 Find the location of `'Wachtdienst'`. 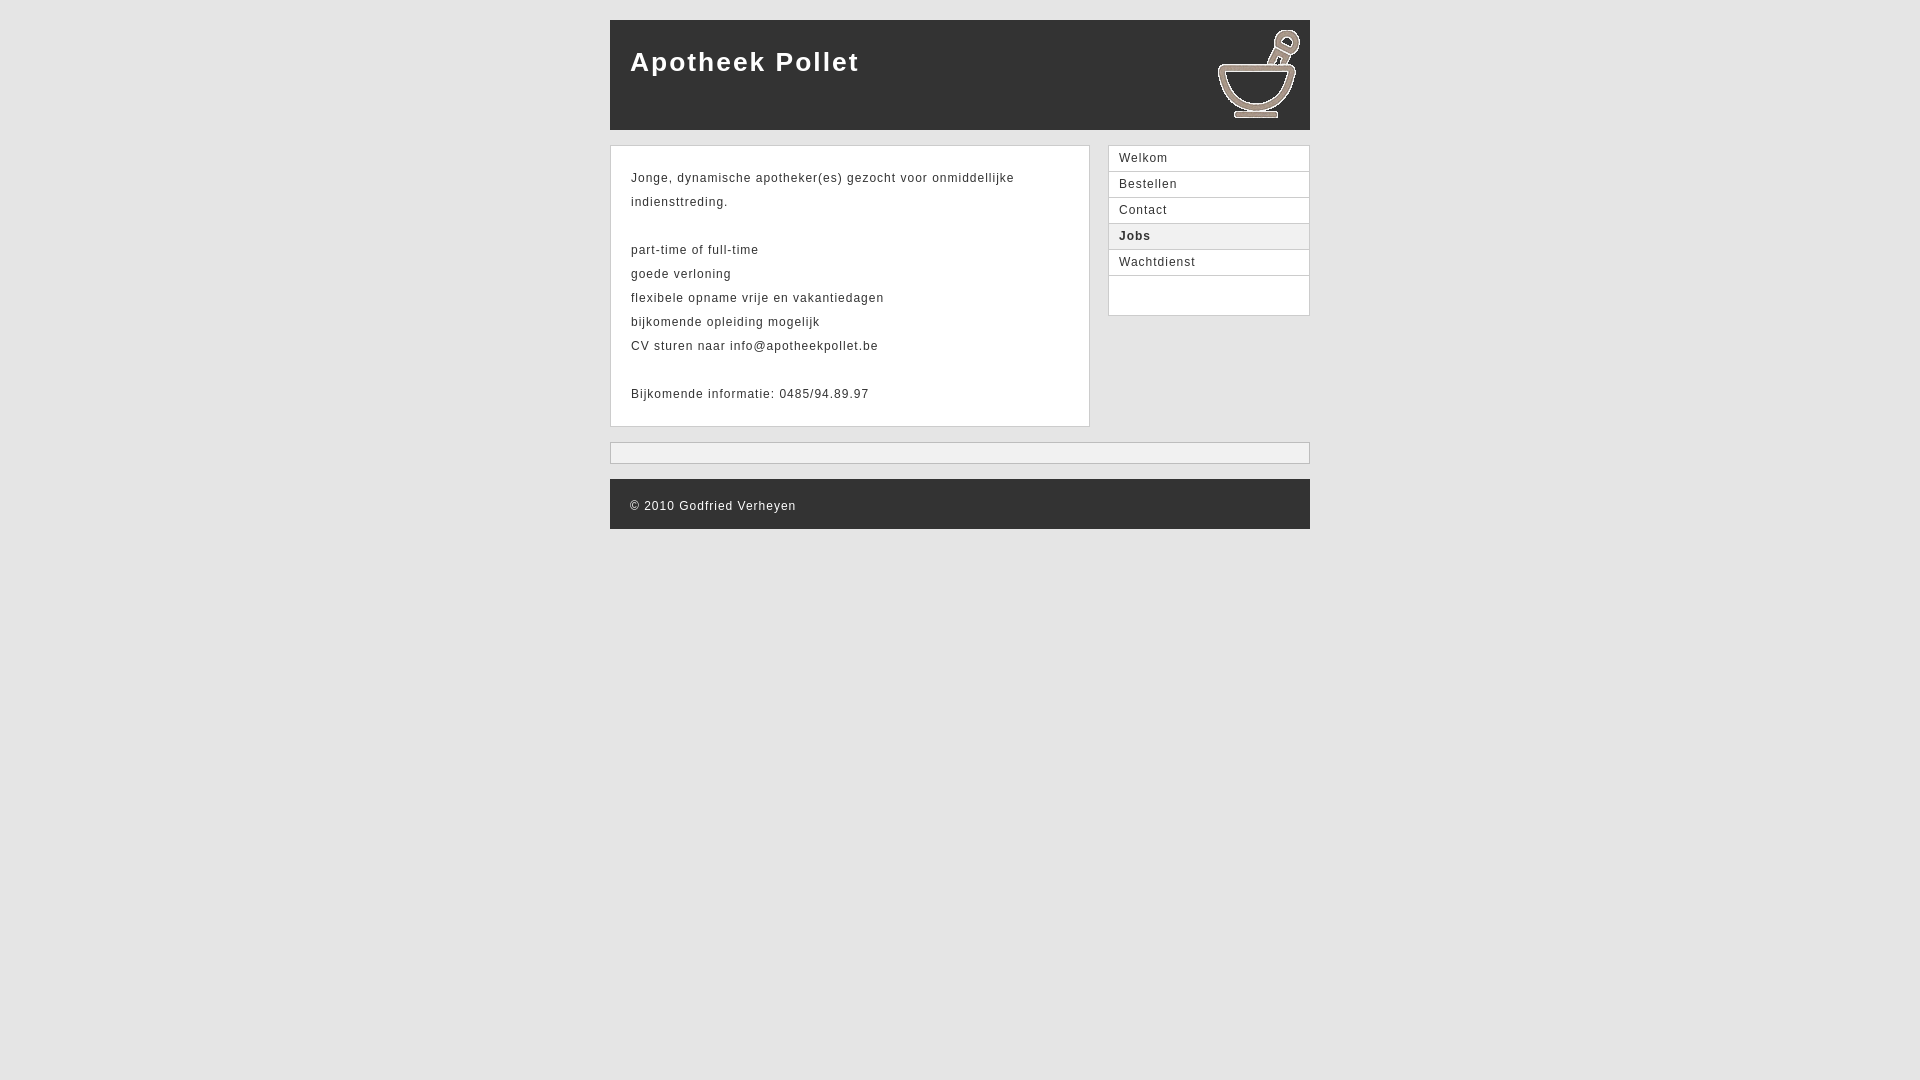

'Wachtdienst' is located at coordinates (1107, 261).